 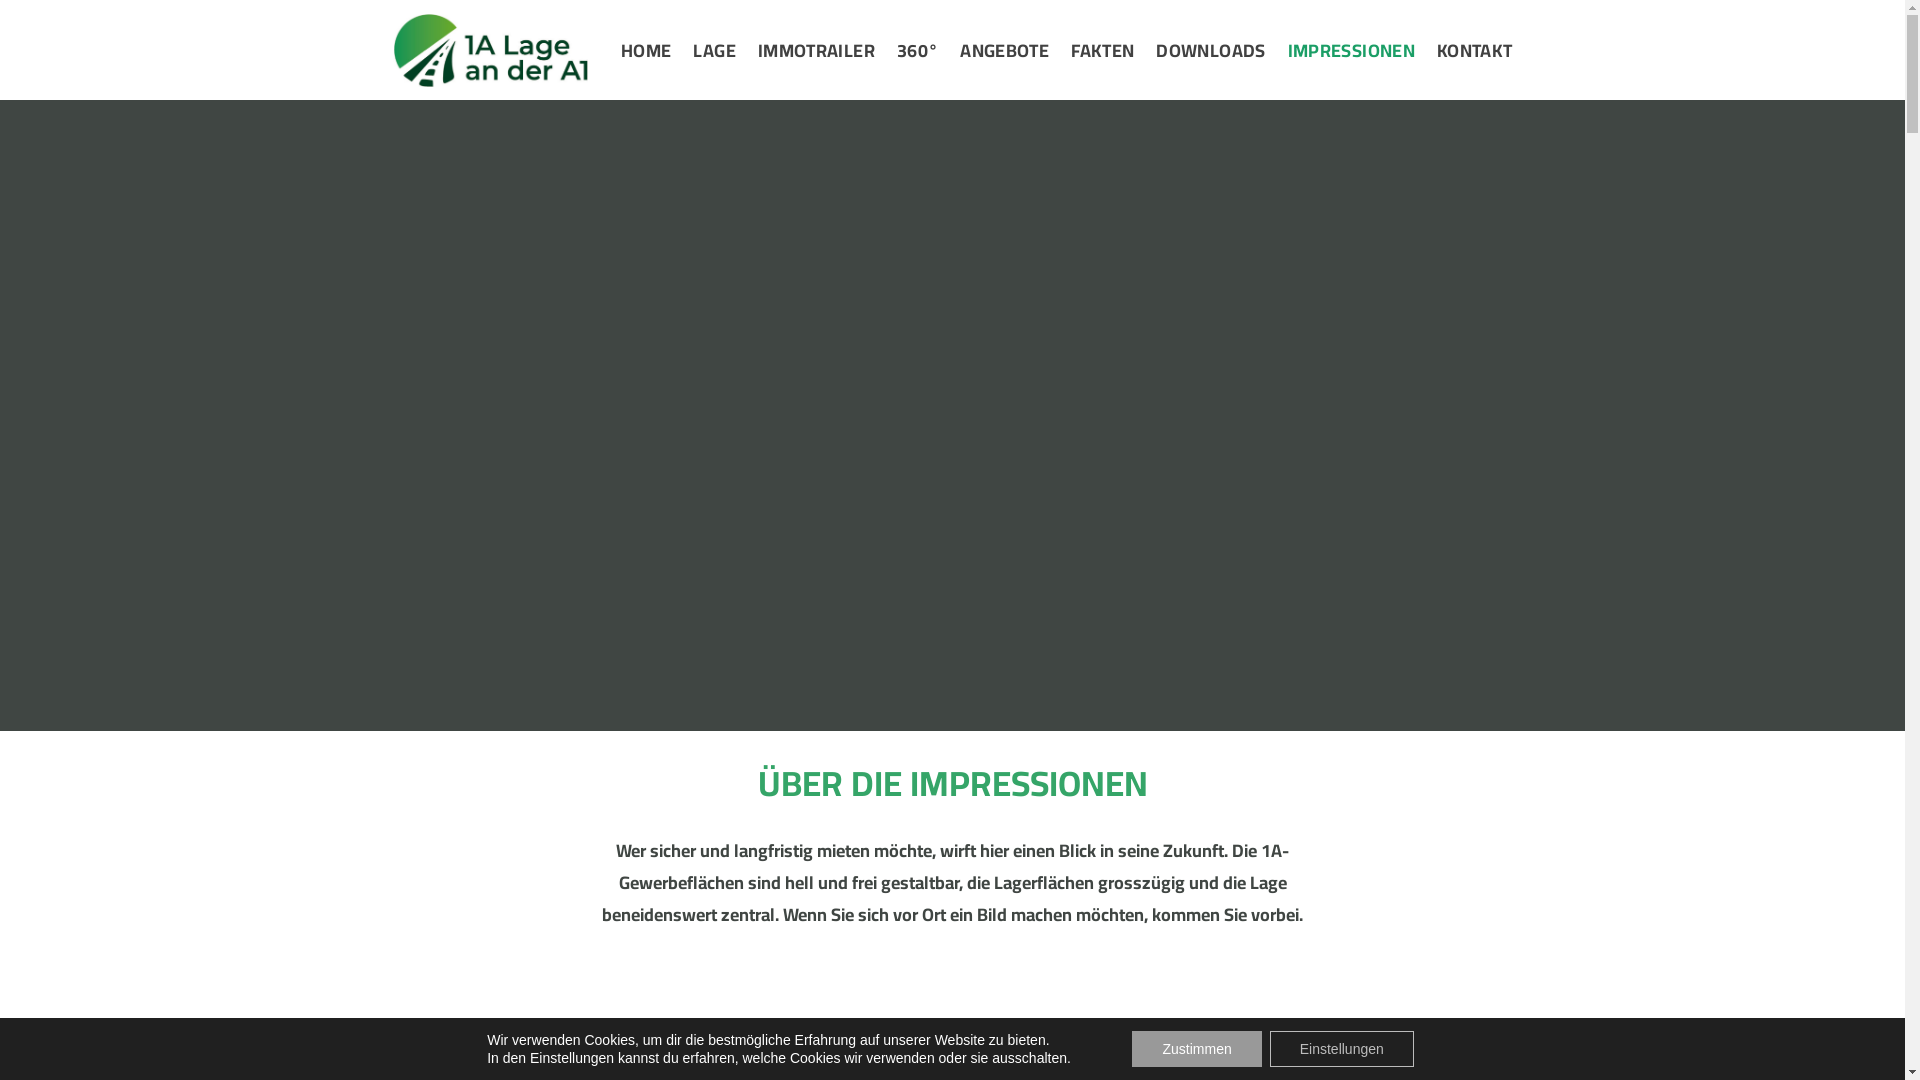 I want to click on 'IMMOTRAILER', so click(x=816, y=49).